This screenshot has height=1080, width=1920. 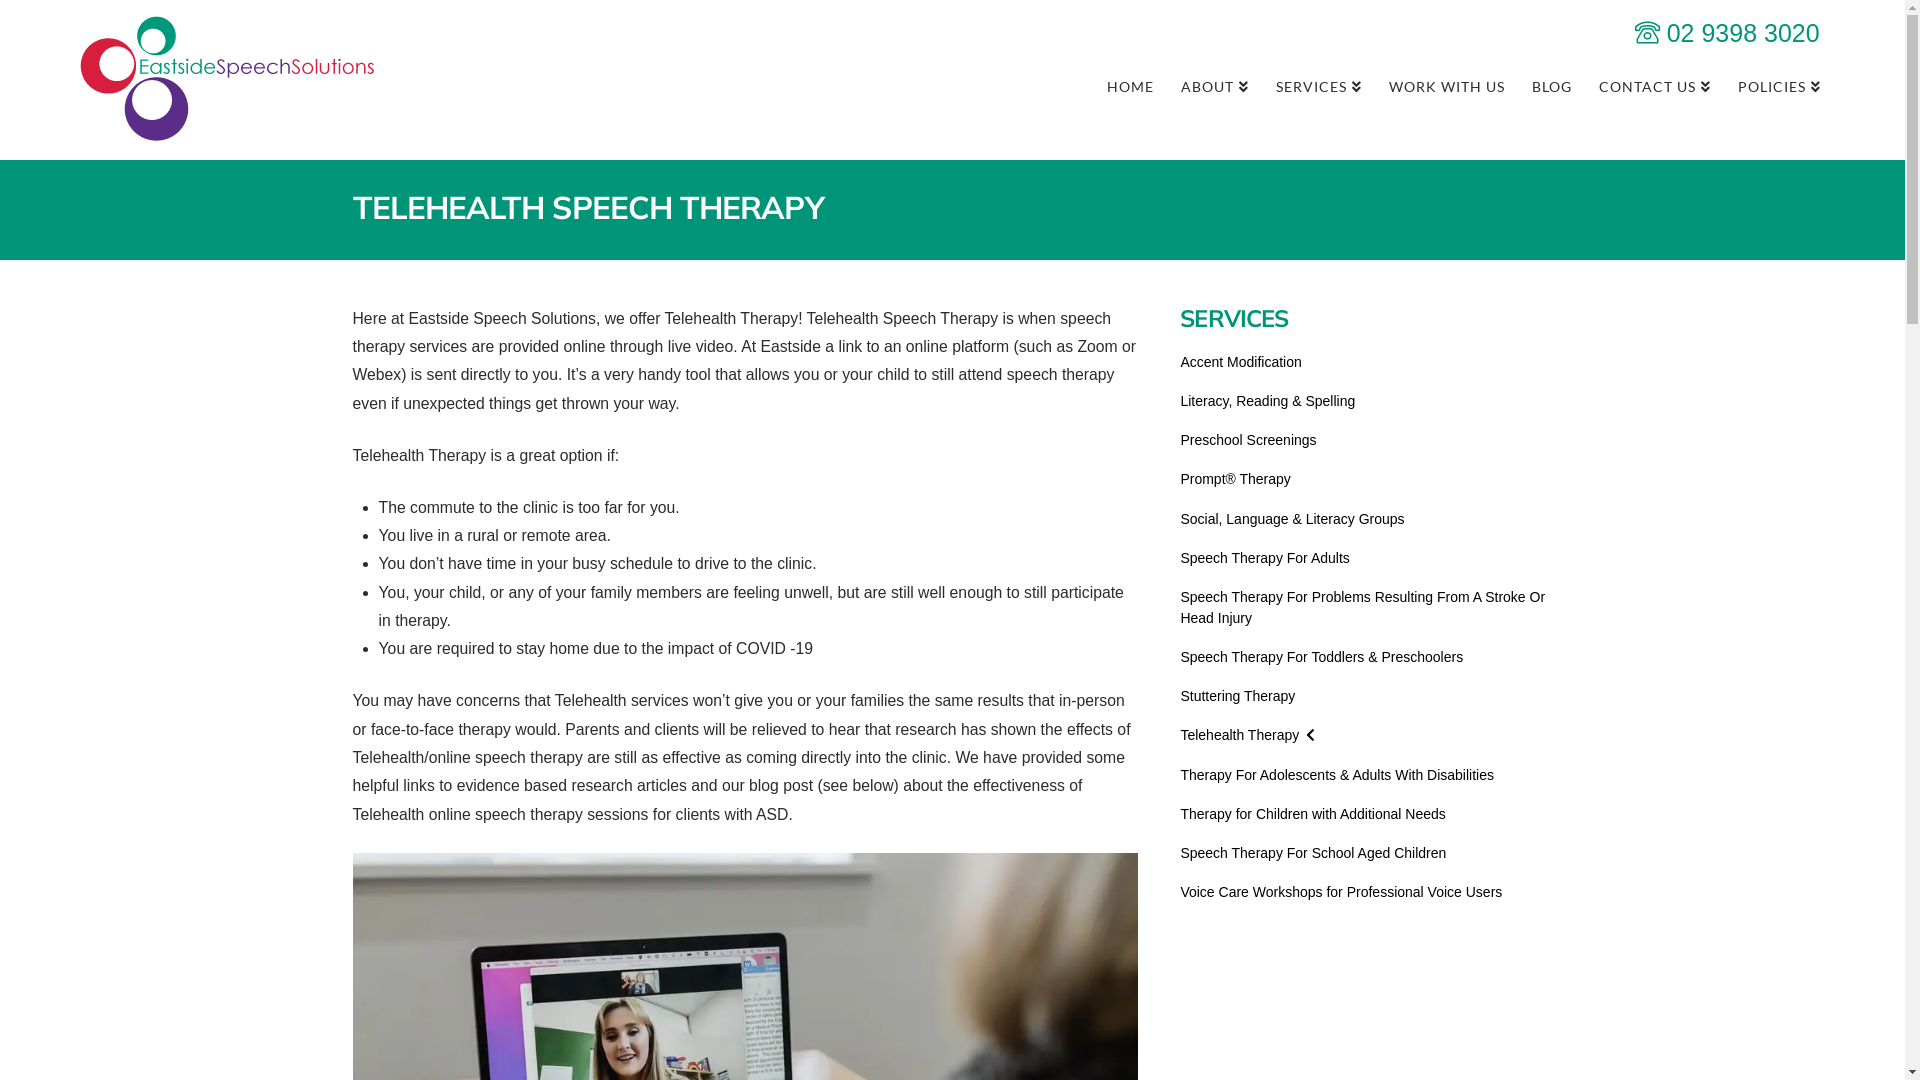 I want to click on 'Speech Therapy For Adults', so click(x=1263, y=558).